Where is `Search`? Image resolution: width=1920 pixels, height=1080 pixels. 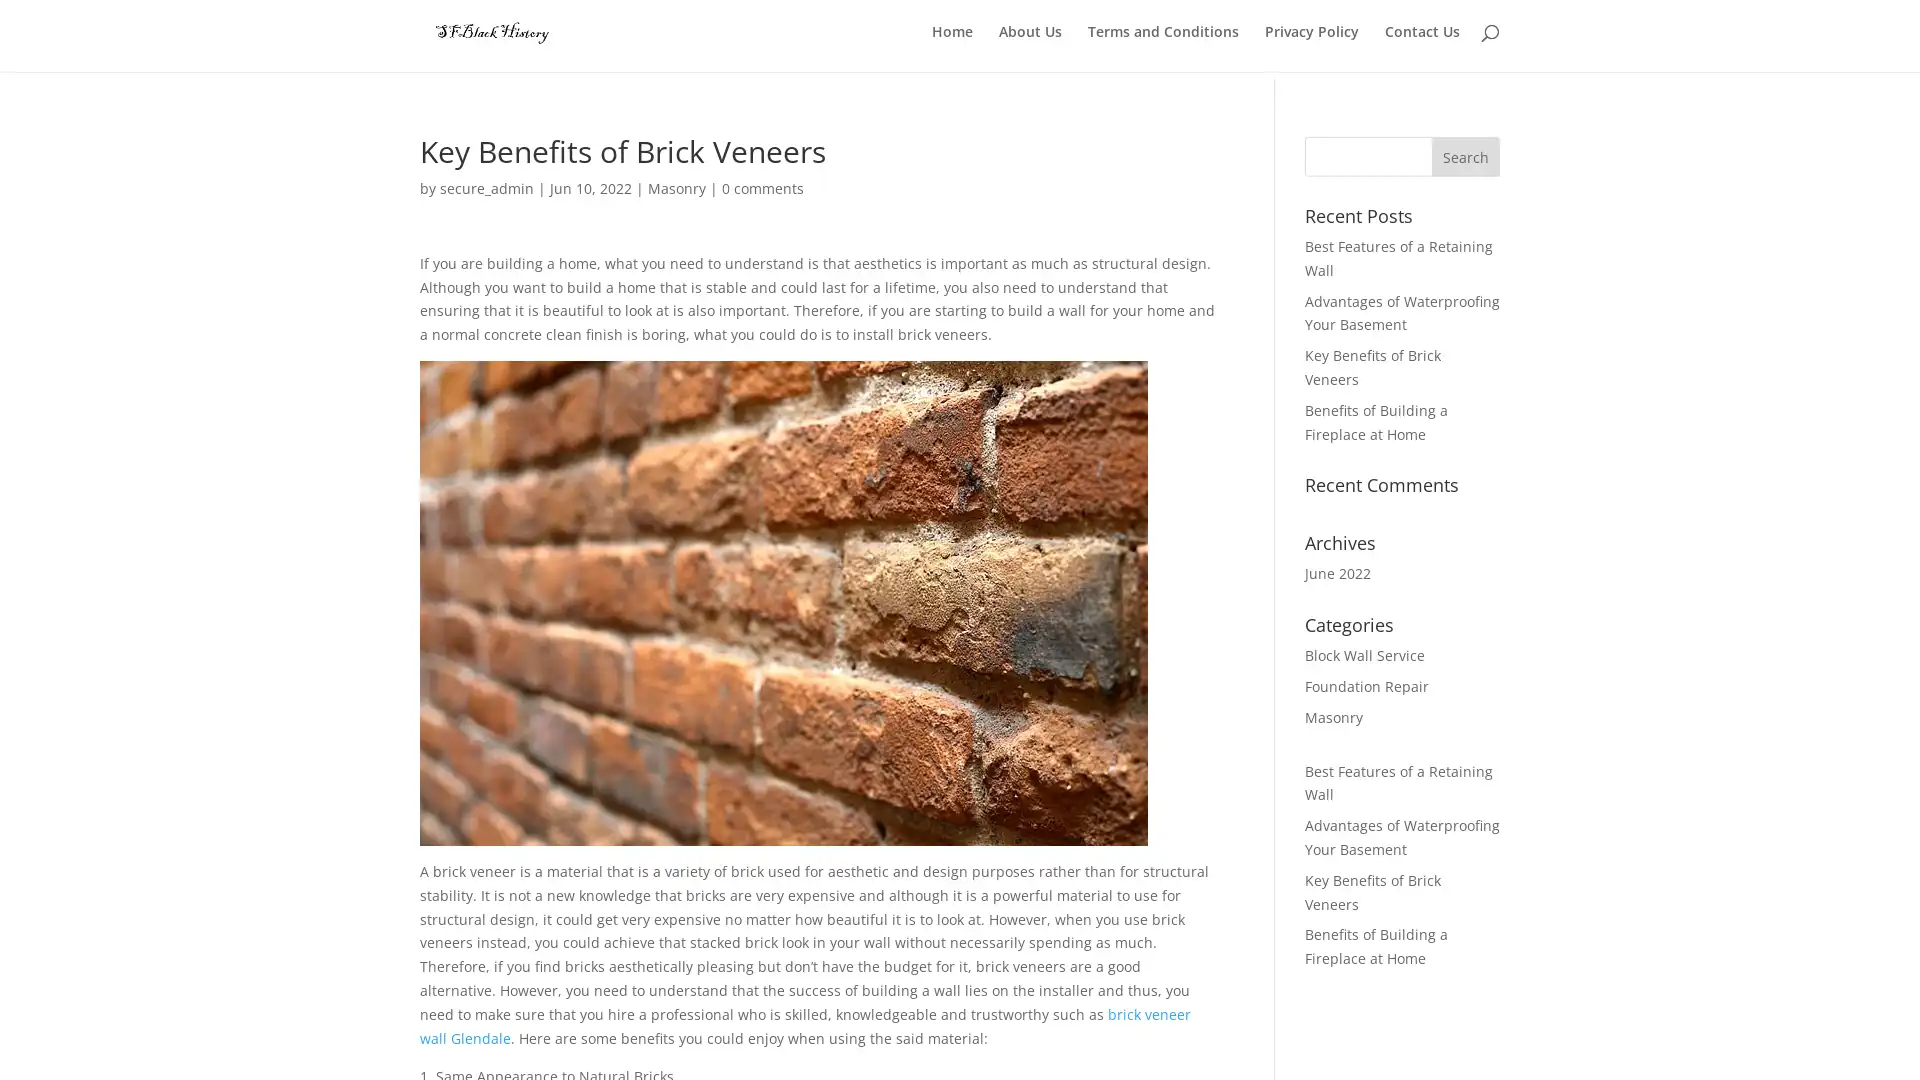
Search is located at coordinates (1465, 150).